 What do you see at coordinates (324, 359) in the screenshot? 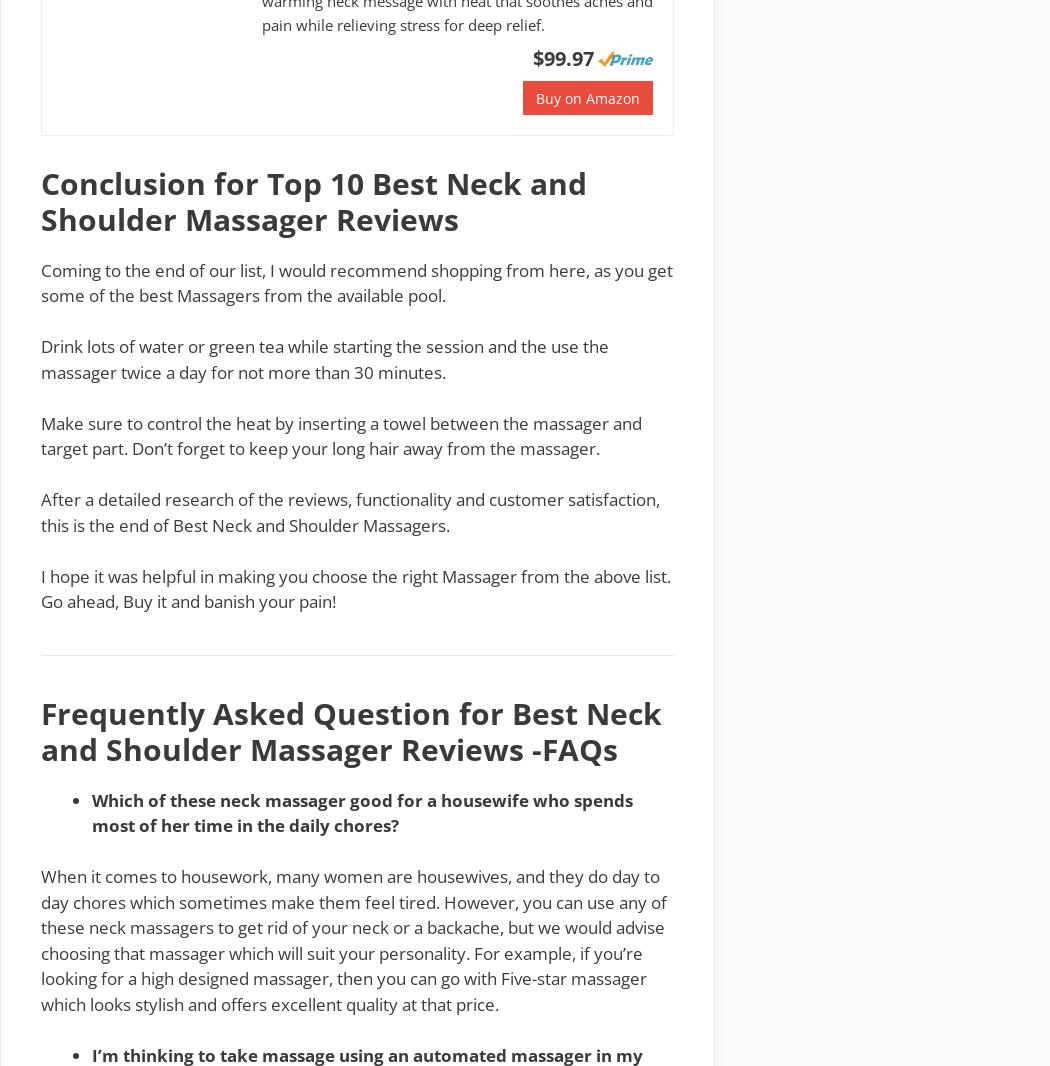
I see `'Drink lots of water or green tea while starting the session and the use the massager twice a day for not more than 30 minutes.'` at bounding box center [324, 359].